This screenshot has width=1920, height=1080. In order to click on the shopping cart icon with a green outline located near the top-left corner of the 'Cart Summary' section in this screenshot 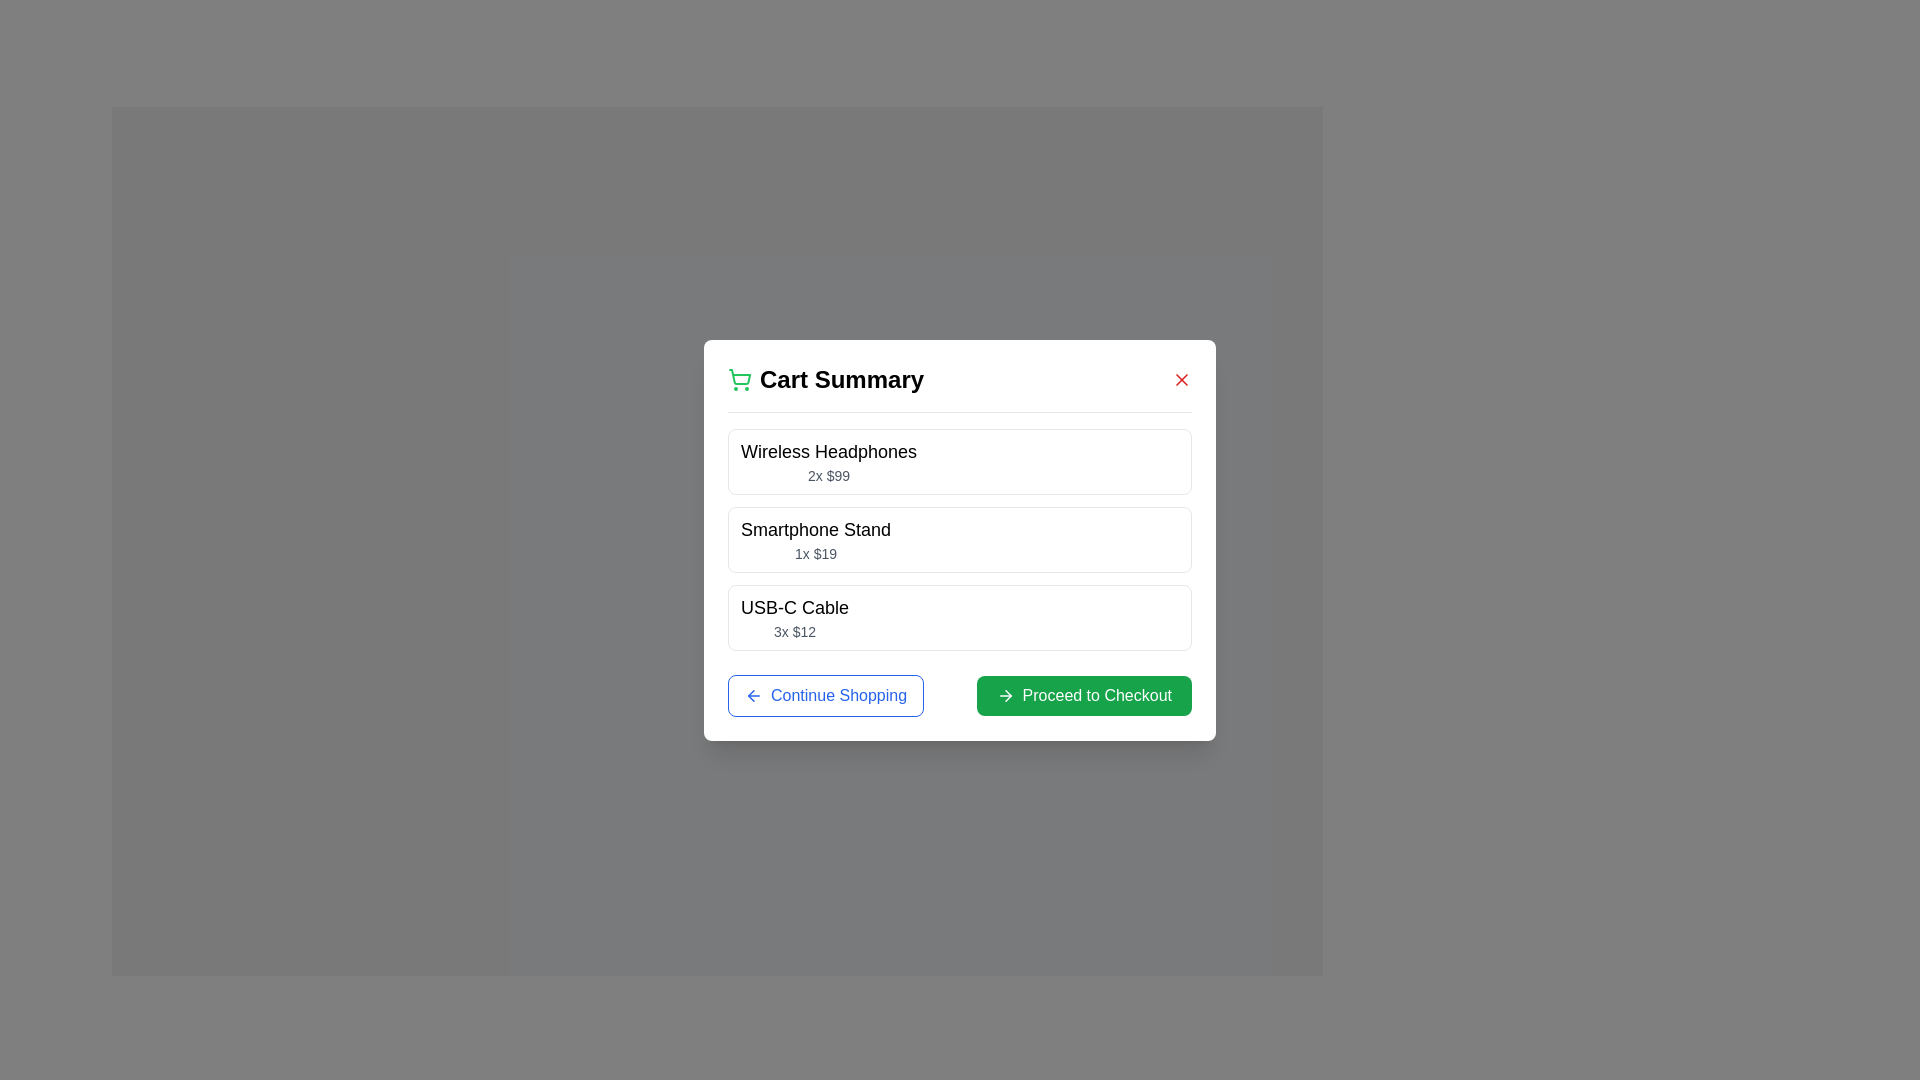, I will do `click(738, 379)`.